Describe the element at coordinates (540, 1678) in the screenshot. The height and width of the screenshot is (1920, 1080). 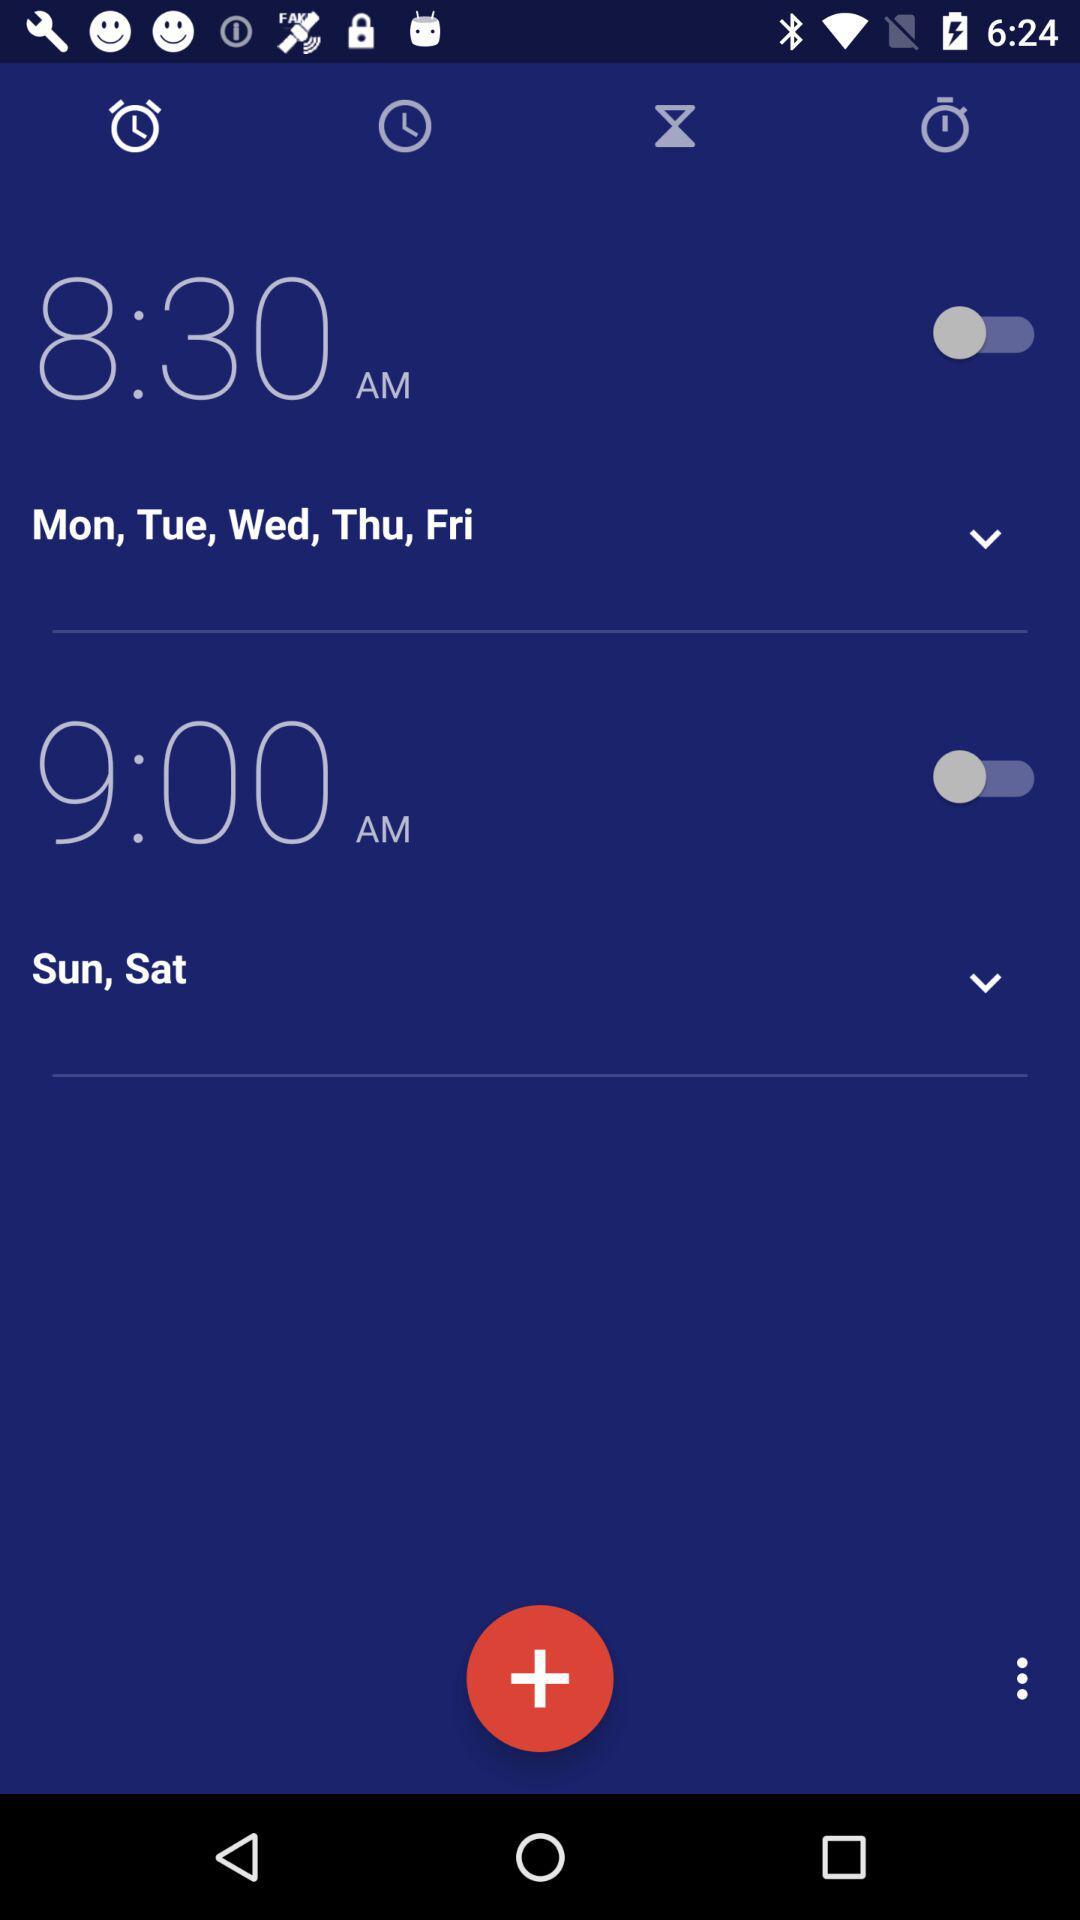
I see `on` at that location.